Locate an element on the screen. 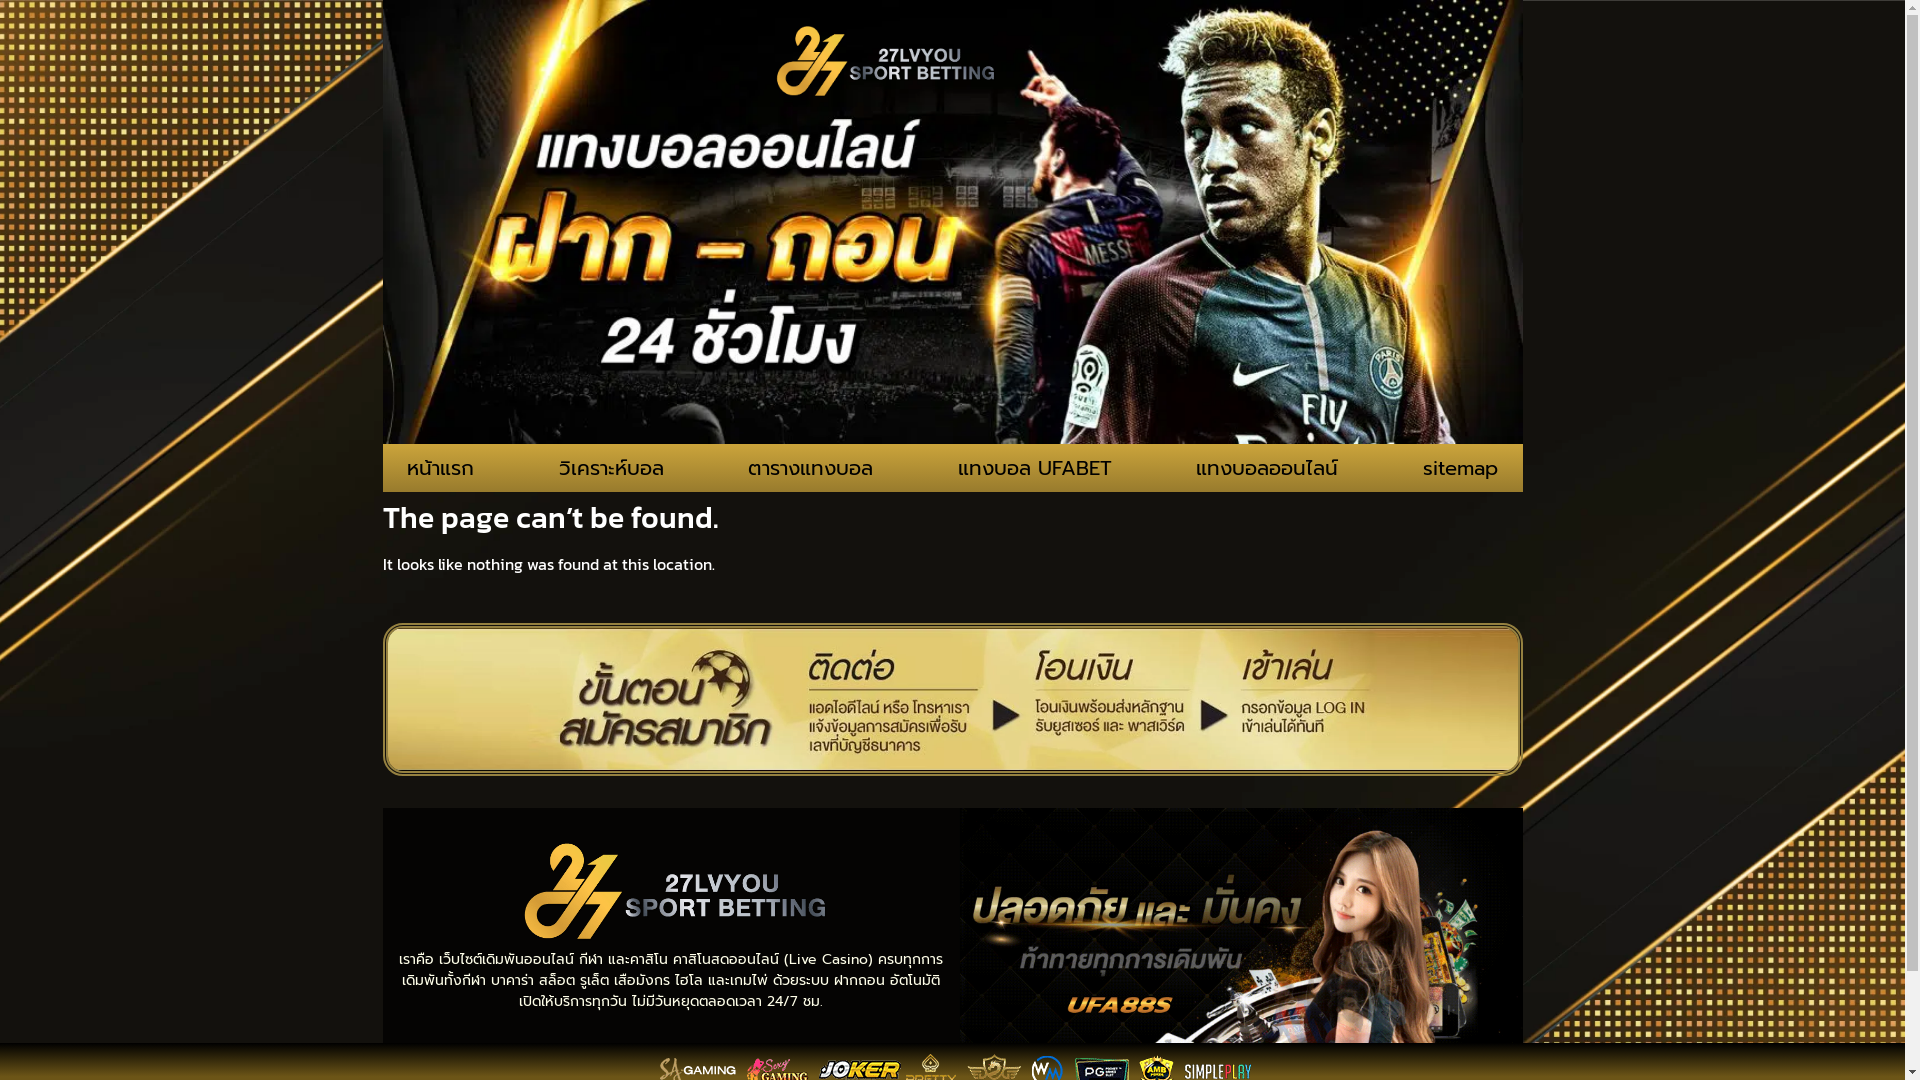 The image size is (1920, 1080). 'sitemap' is located at coordinates (1460, 467).